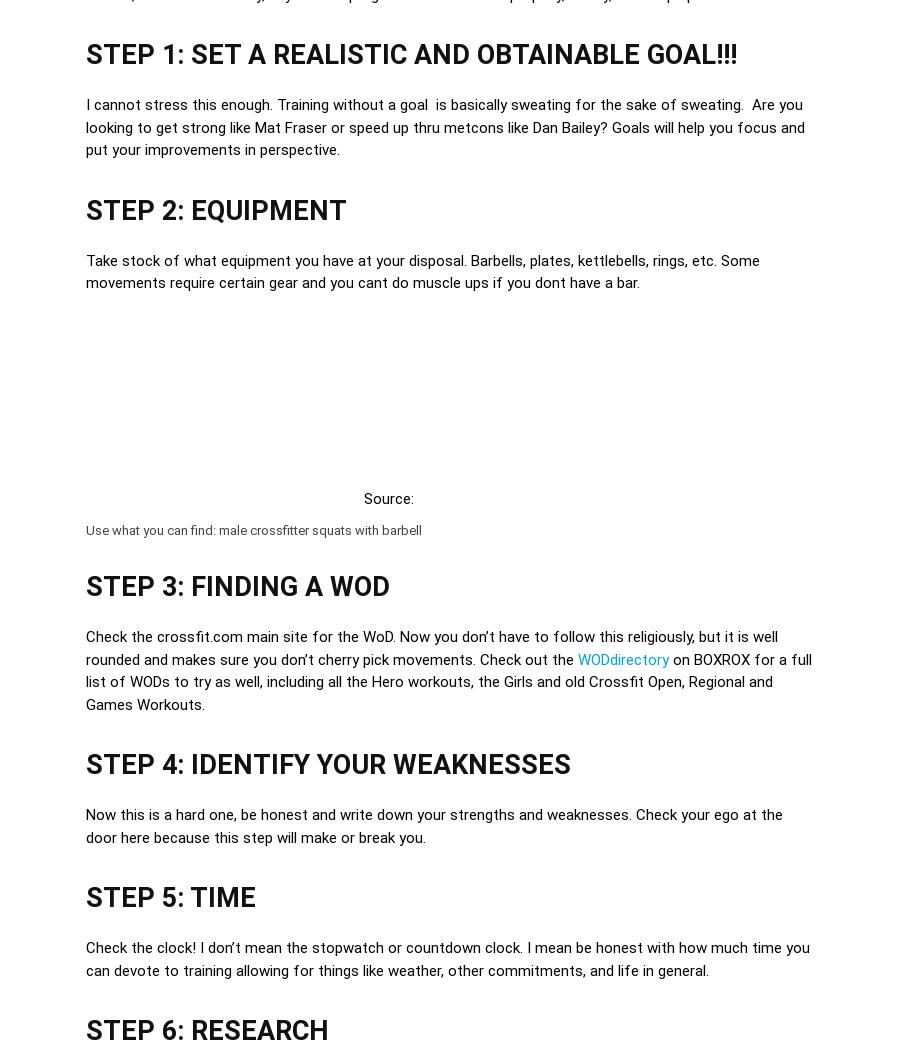  What do you see at coordinates (207, 1031) in the screenshot?
I see `'STEP 6: RESEARCH'` at bounding box center [207, 1031].